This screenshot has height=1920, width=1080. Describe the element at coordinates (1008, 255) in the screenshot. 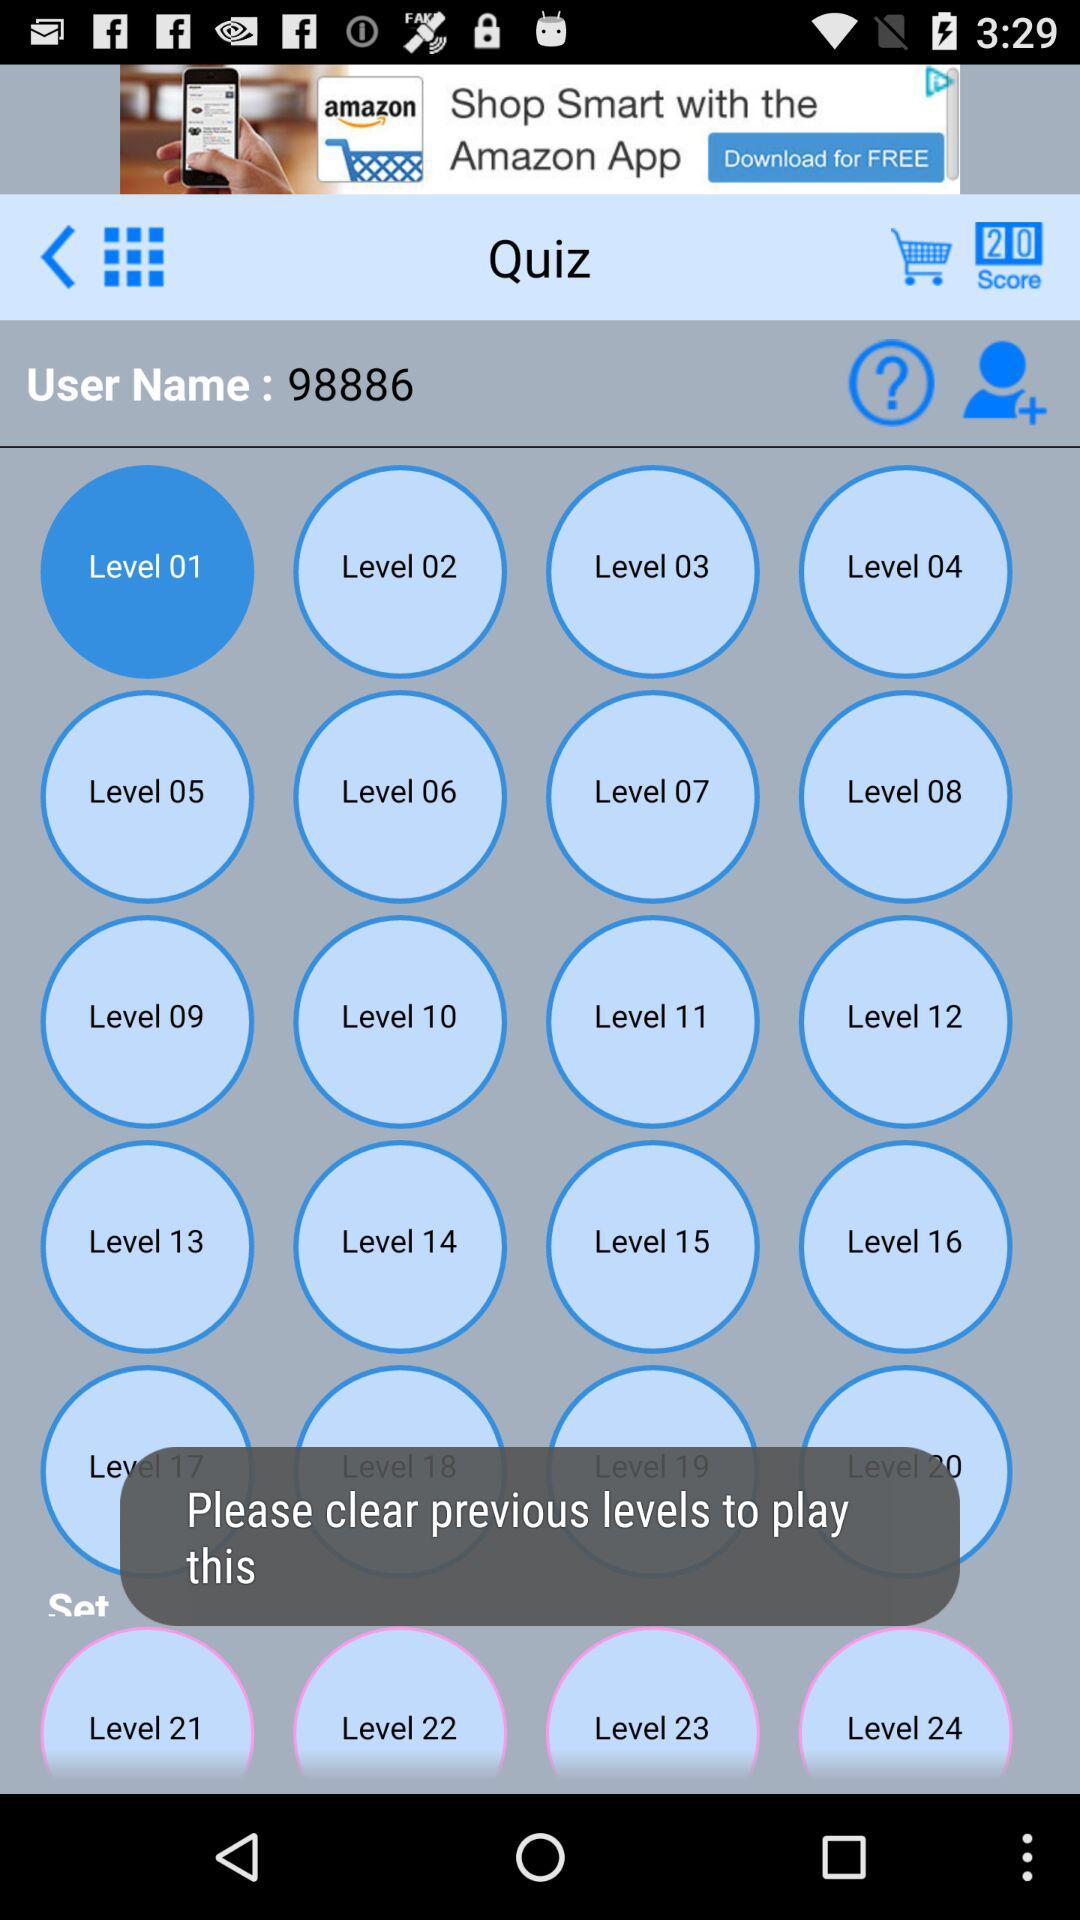

I see `open scoreboards` at that location.